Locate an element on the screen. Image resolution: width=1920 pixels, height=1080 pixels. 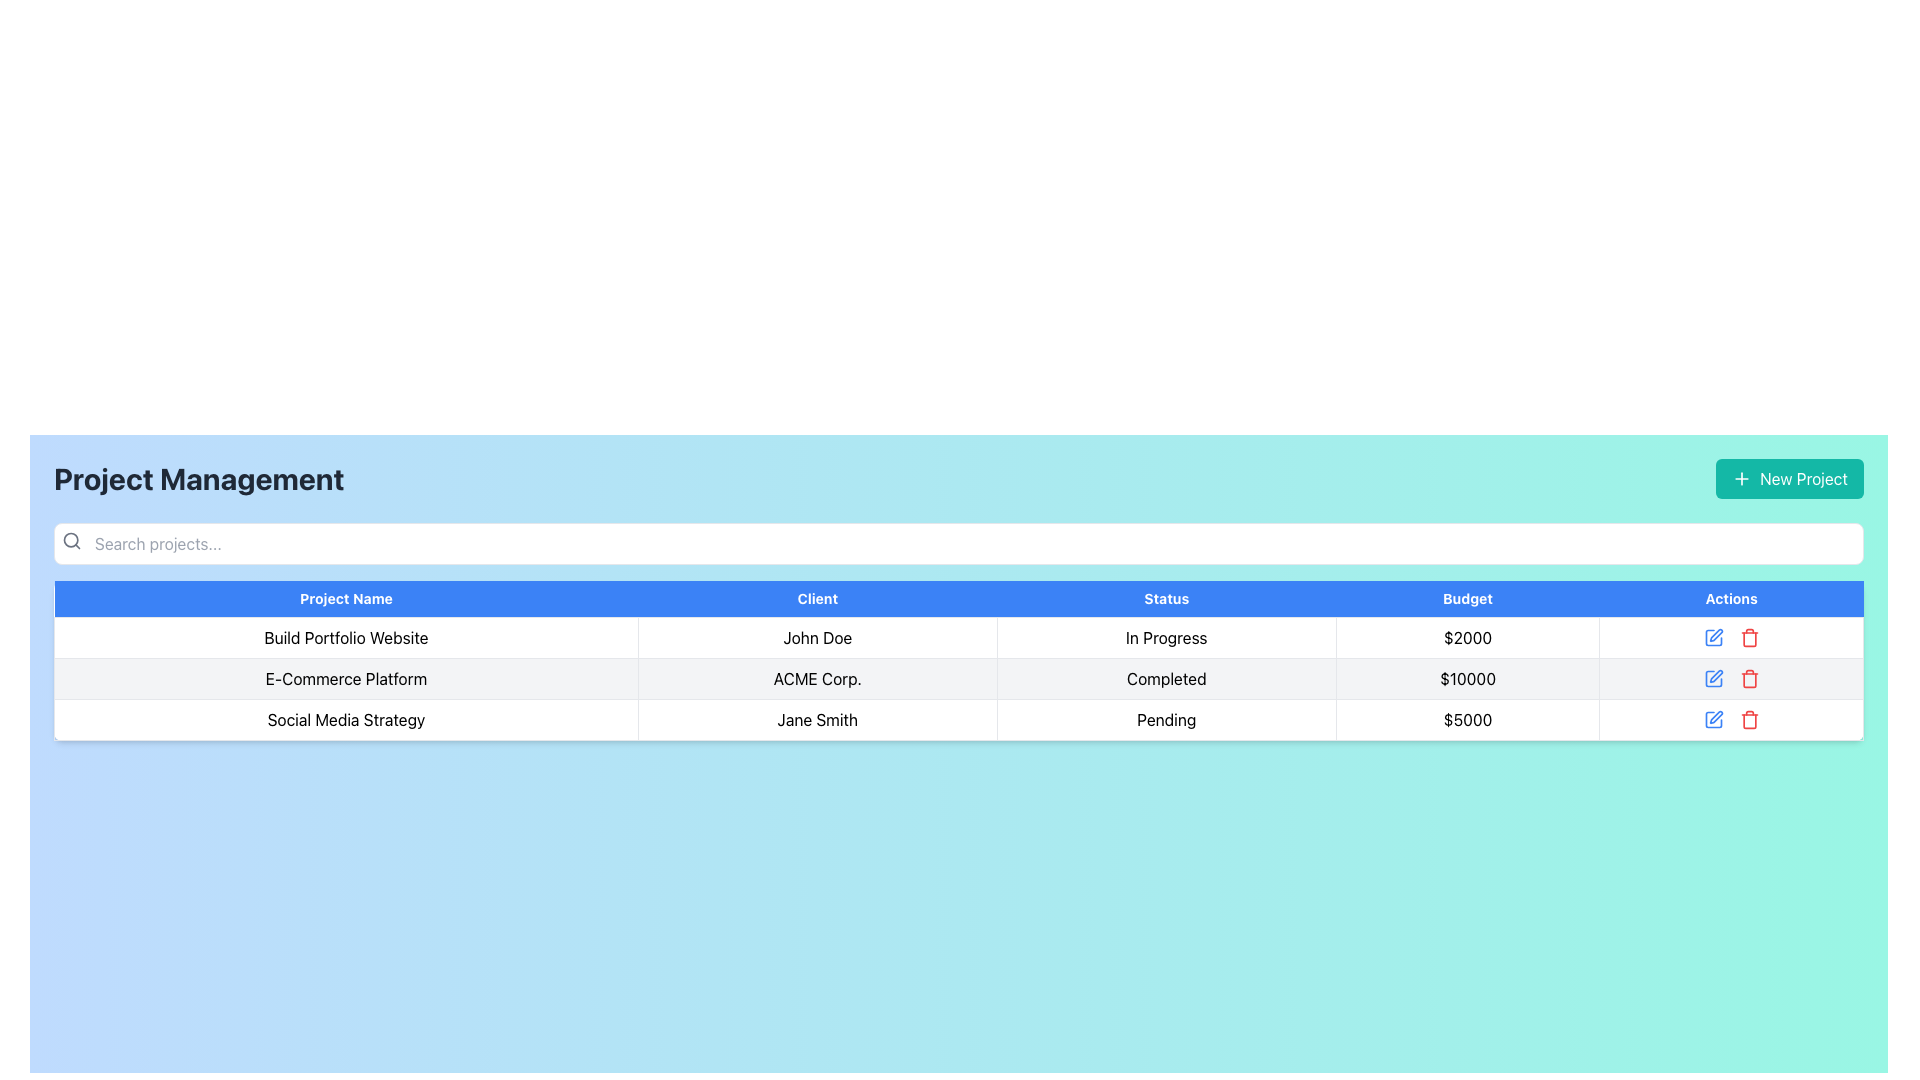
the second table cell displaying the client name for the project 'Build Portfolio Website' is located at coordinates (817, 637).